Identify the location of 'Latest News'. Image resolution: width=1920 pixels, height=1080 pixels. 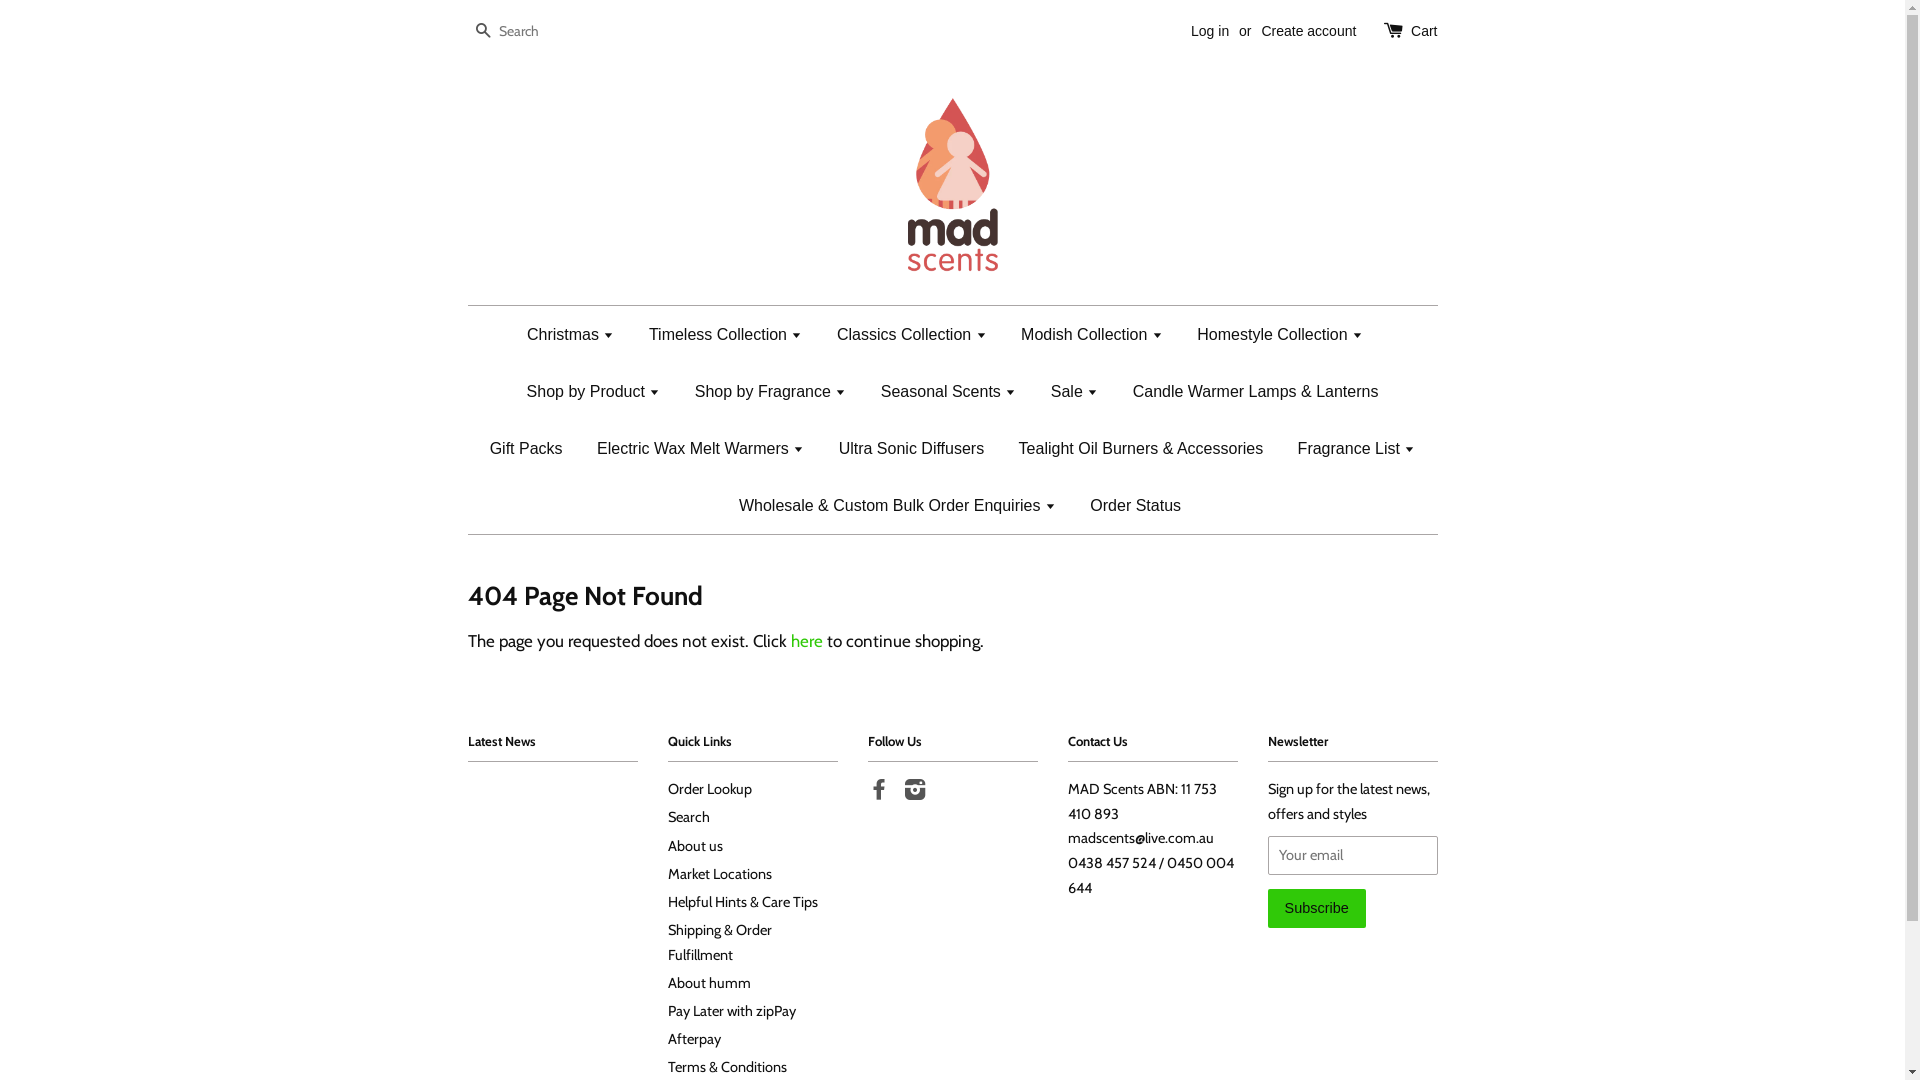
(502, 740).